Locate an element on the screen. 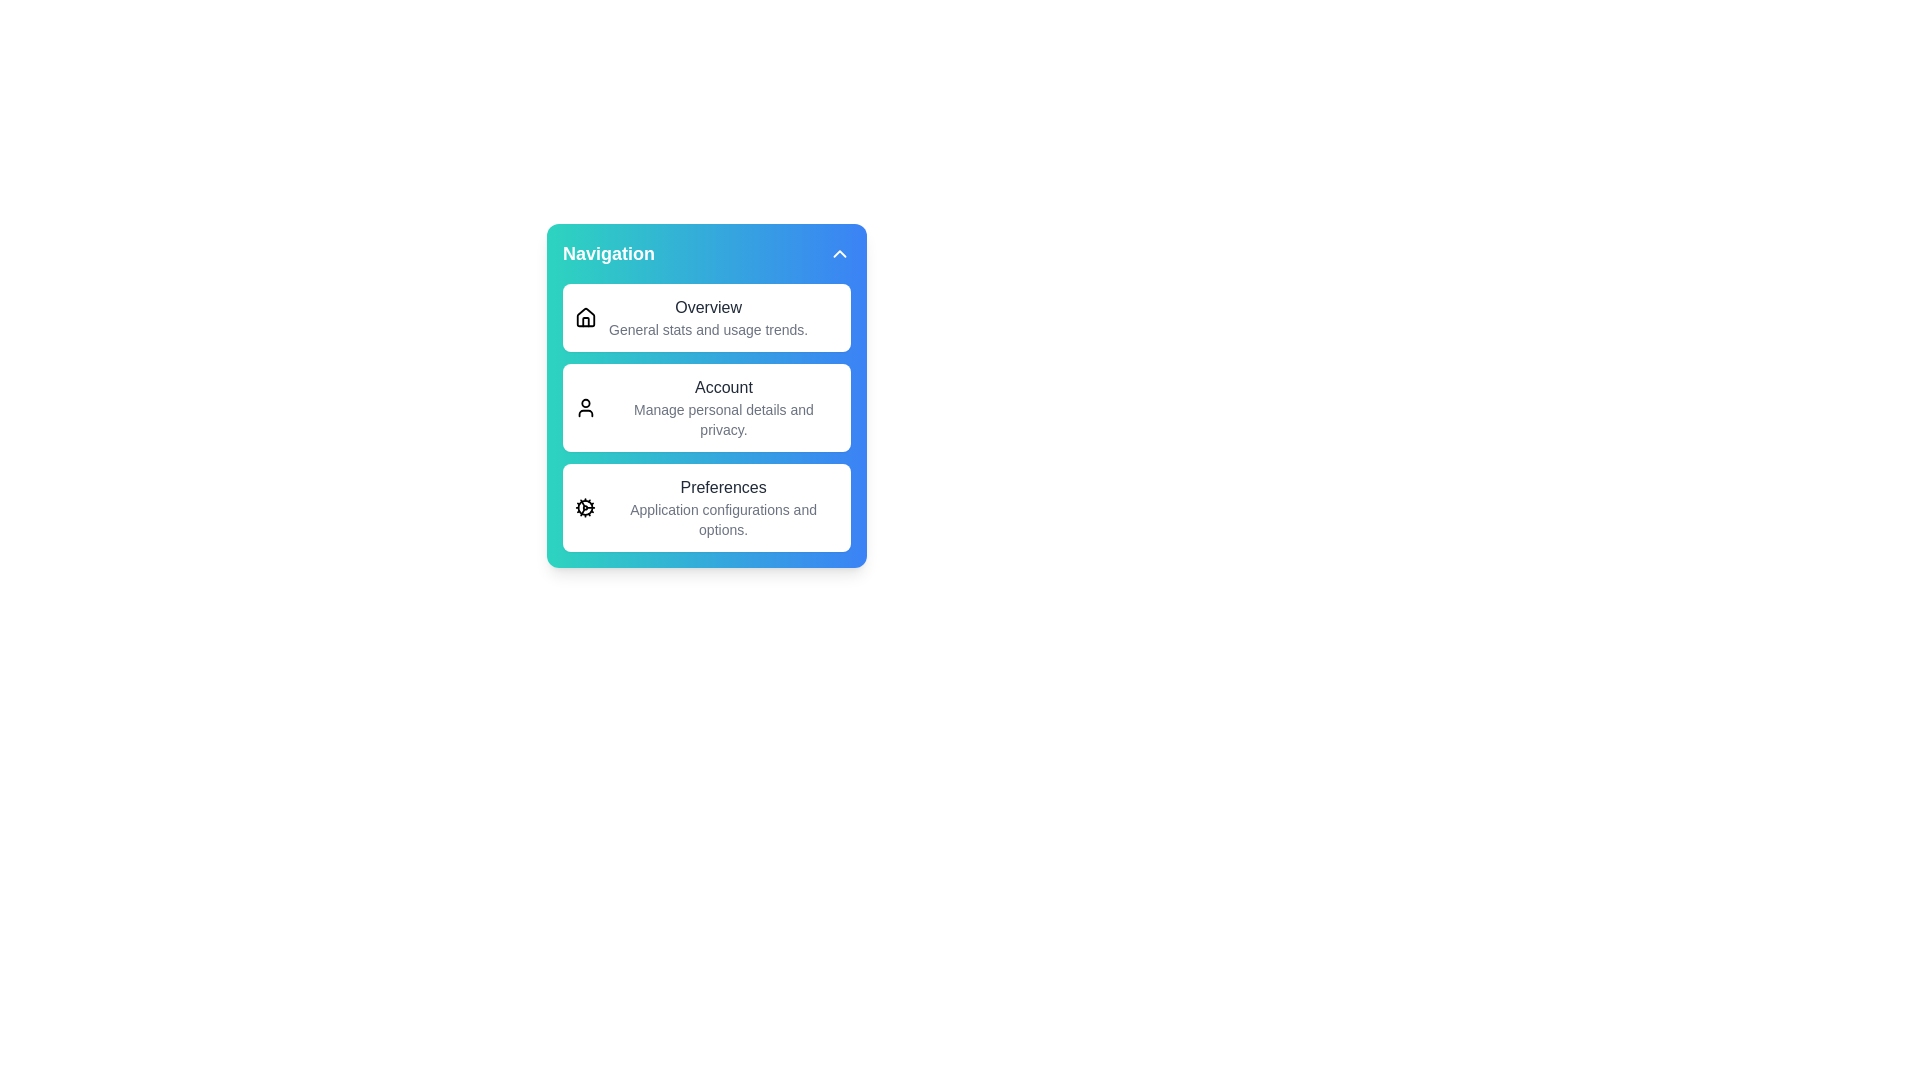 The image size is (1920, 1080). the icon associated with Overview is located at coordinates (584, 316).